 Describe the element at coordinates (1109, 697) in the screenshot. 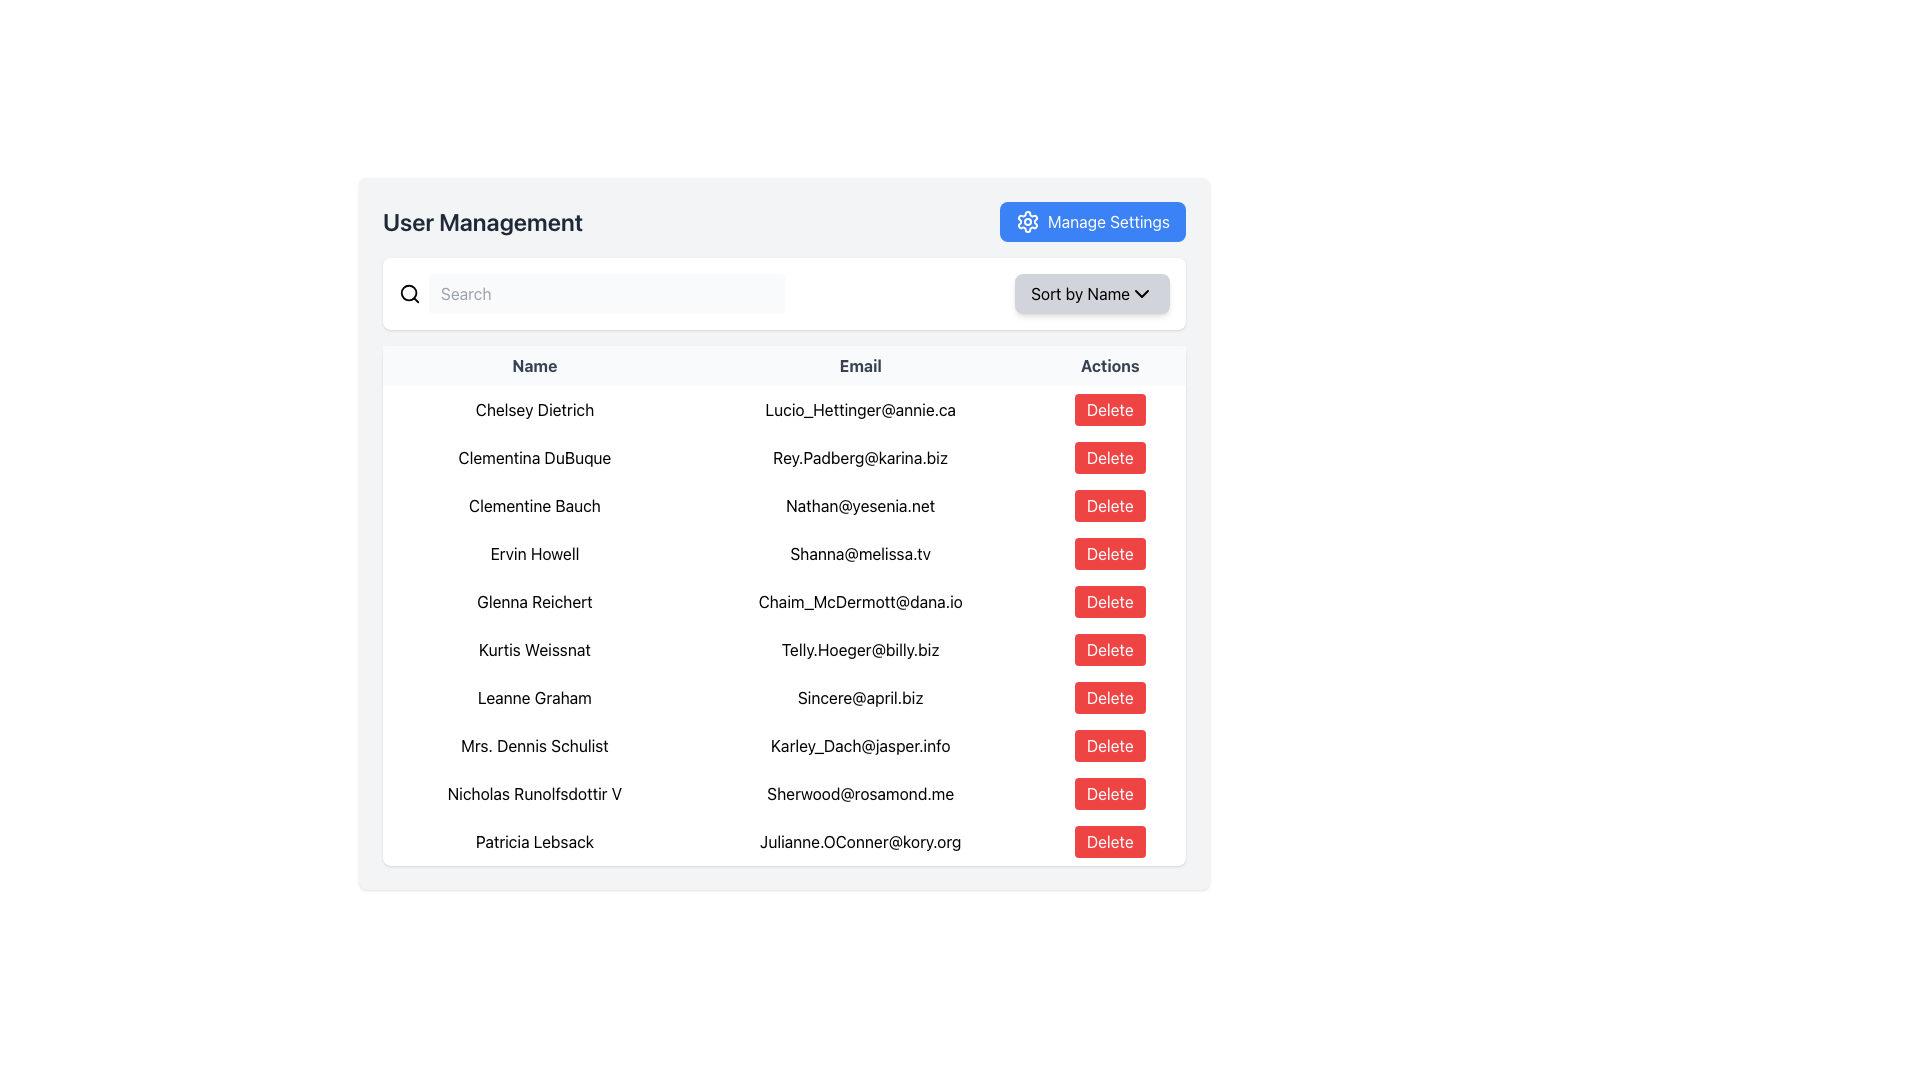

I see `the delete button for the user 'Leanne Graham' located in the rightmost 'Actions' column of the user management table` at that location.